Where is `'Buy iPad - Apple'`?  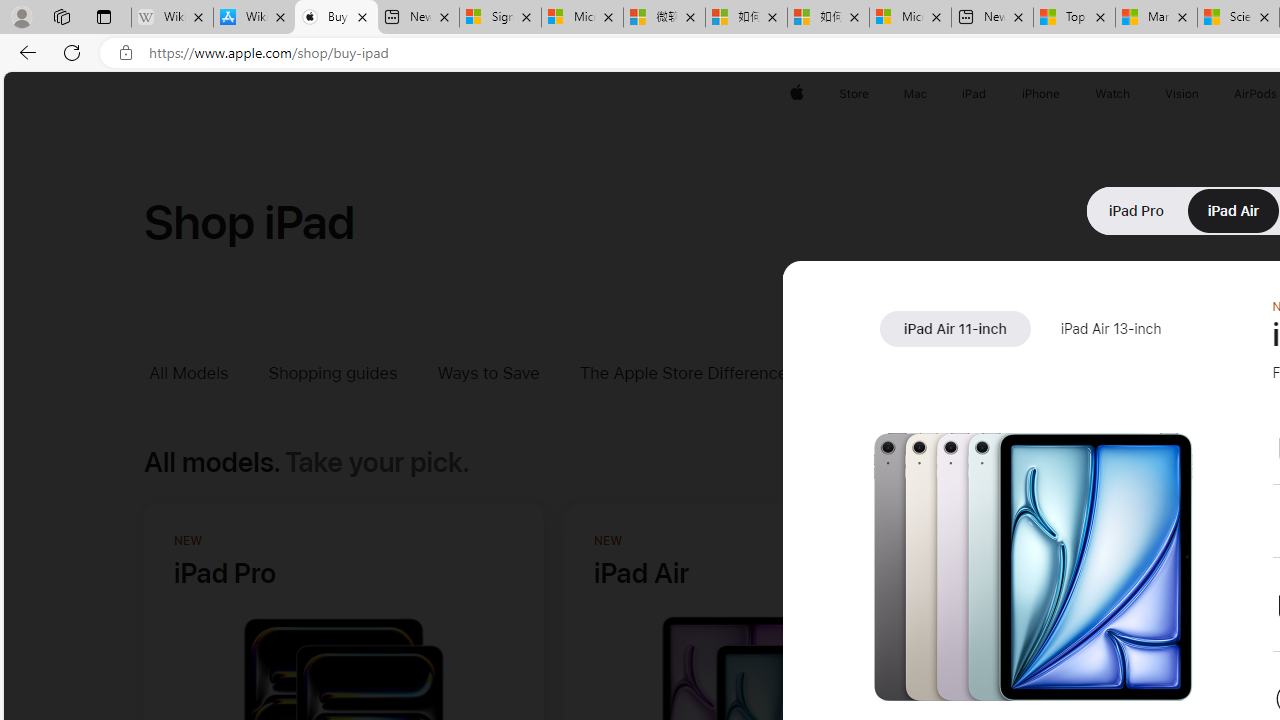 'Buy iPad - Apple' is located at coordinates (336, 17).